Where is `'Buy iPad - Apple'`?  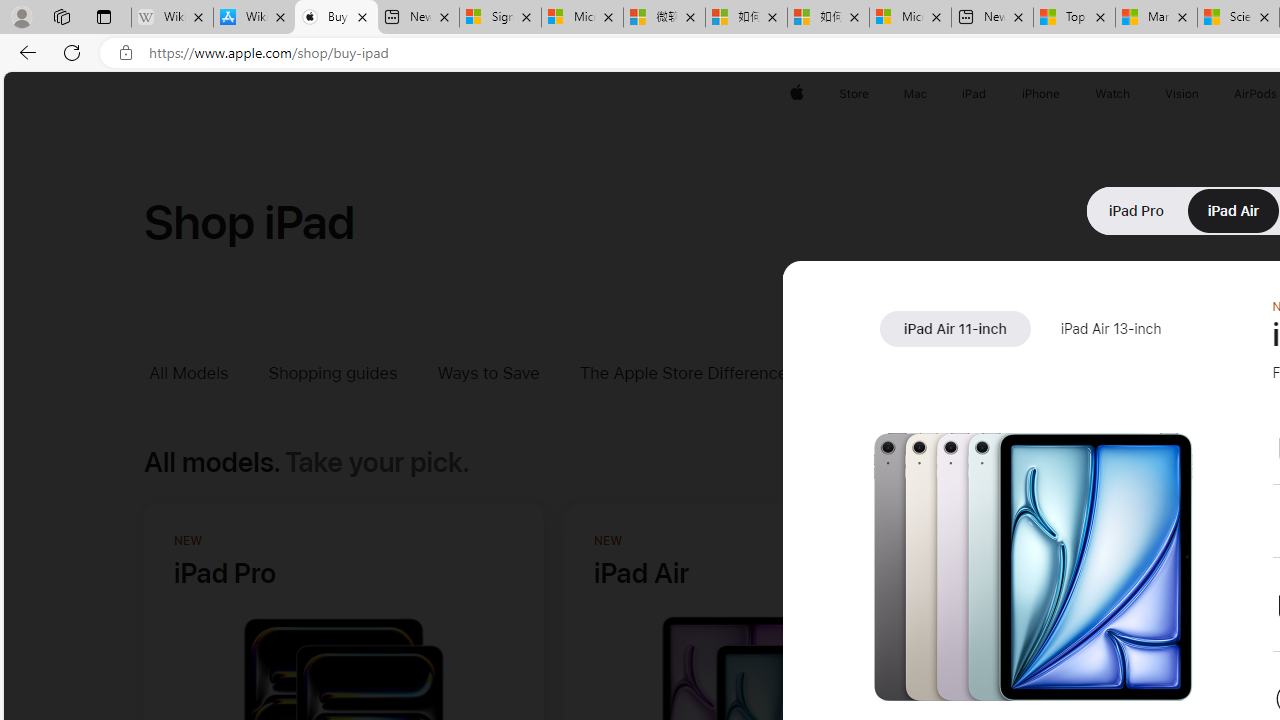 'Buy iPad - Apple' is located at coordinates (336, 17).